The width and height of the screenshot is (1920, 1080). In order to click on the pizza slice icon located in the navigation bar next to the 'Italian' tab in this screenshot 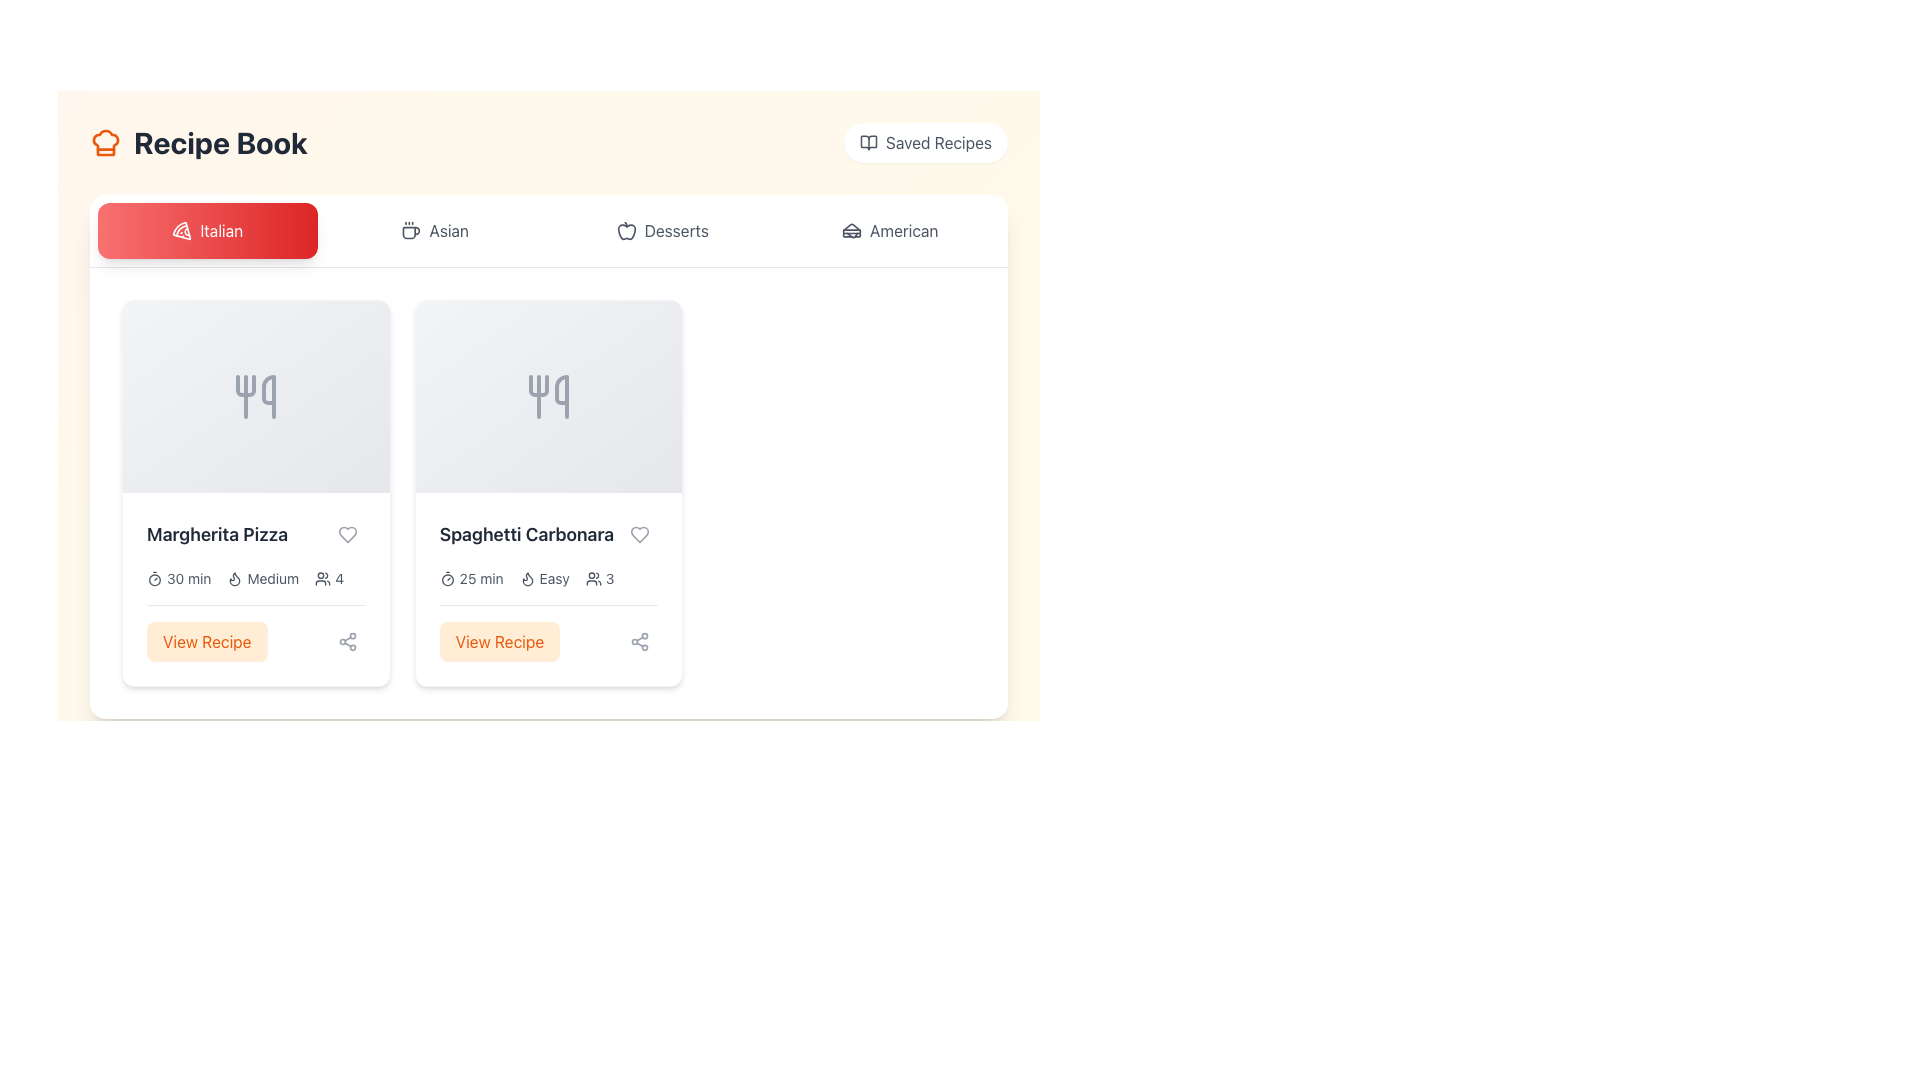, I will do `click(182, 230)`.